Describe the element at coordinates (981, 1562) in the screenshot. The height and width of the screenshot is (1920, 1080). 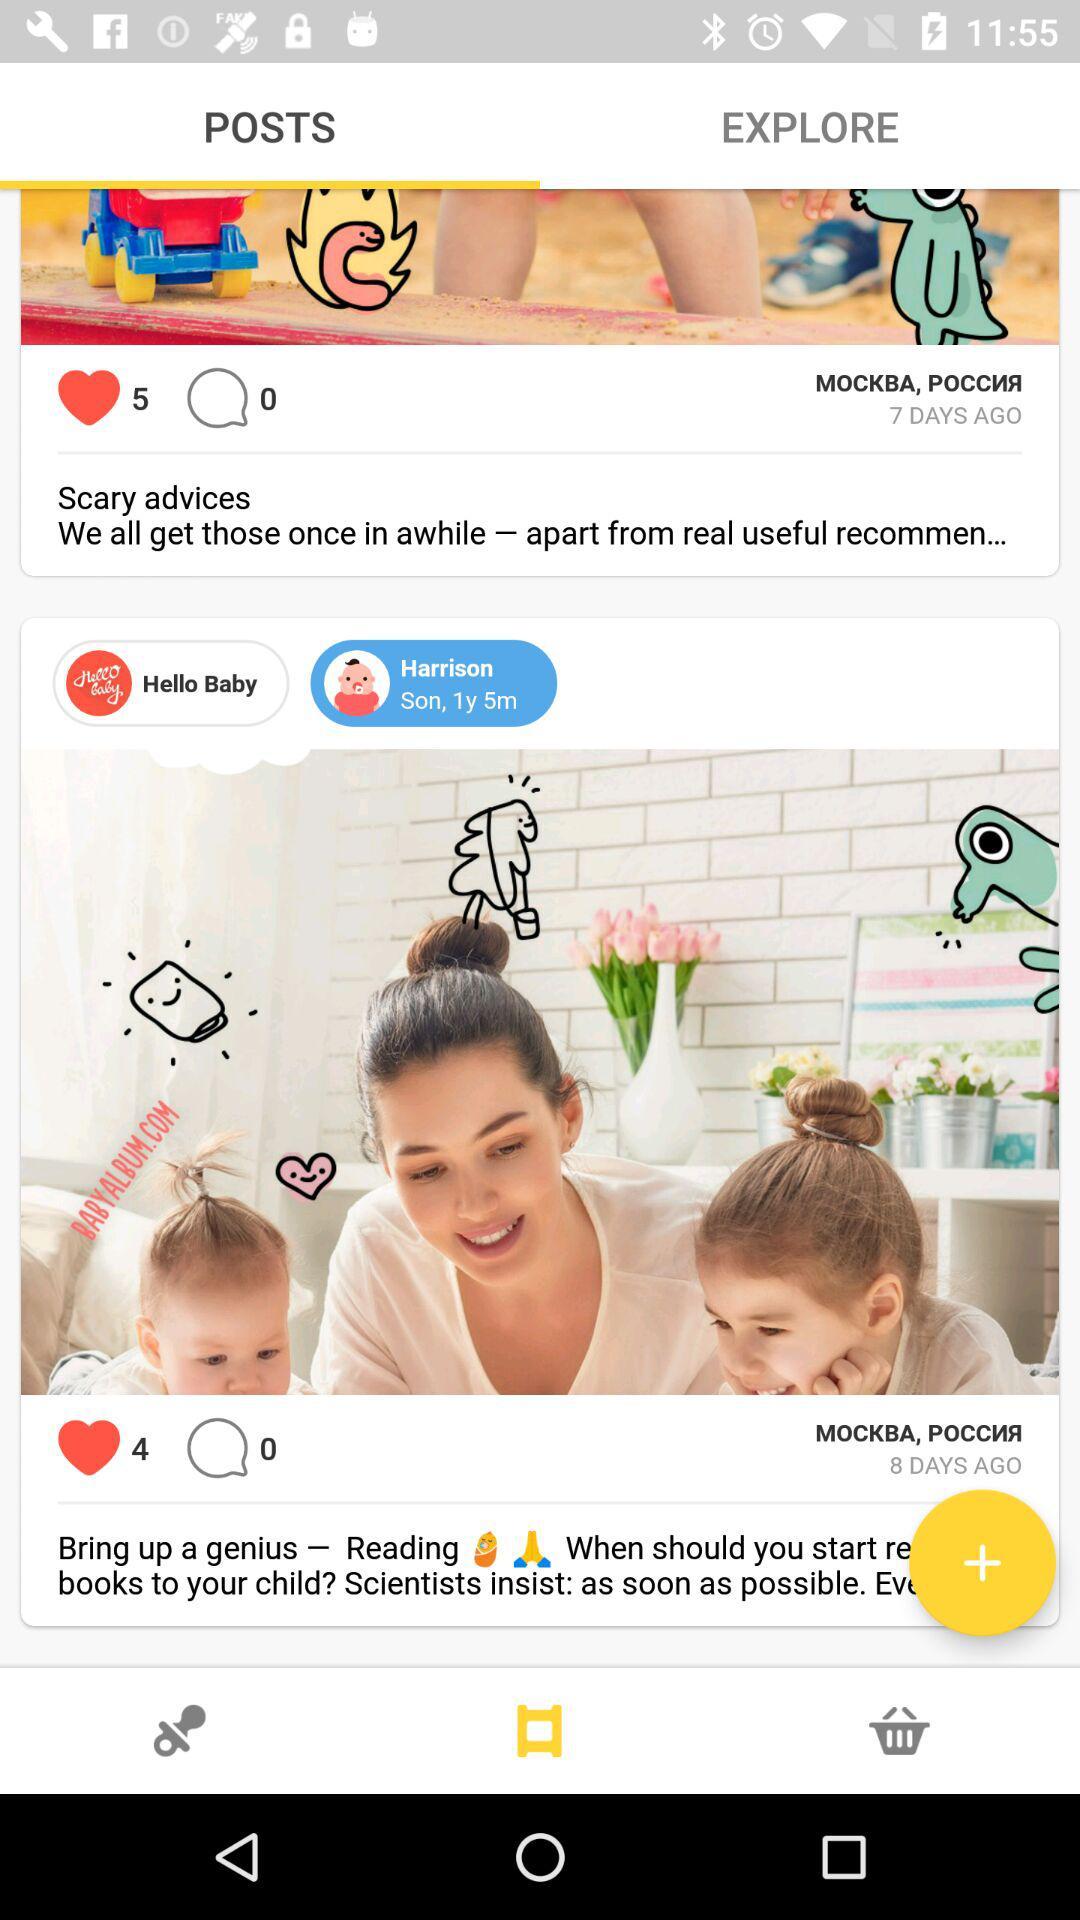
I see `extra upload button` at that location.